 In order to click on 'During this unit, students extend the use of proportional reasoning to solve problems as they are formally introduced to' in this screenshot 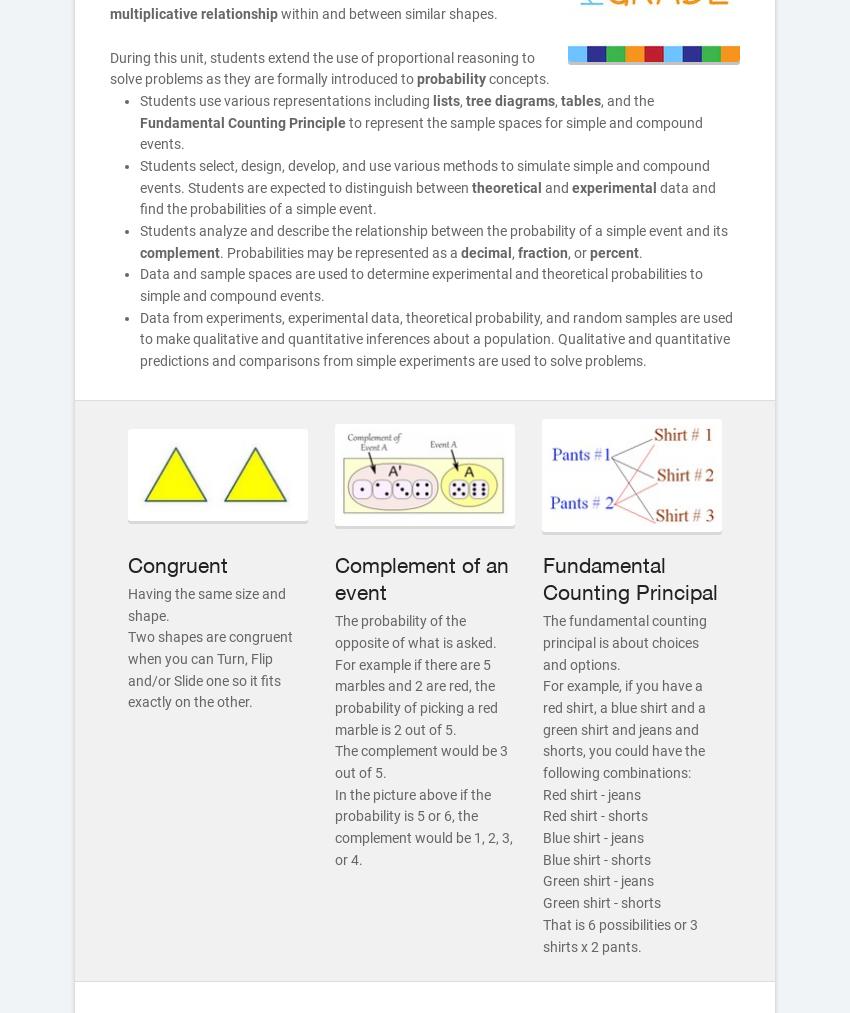, I will do `click(322, 66)`.